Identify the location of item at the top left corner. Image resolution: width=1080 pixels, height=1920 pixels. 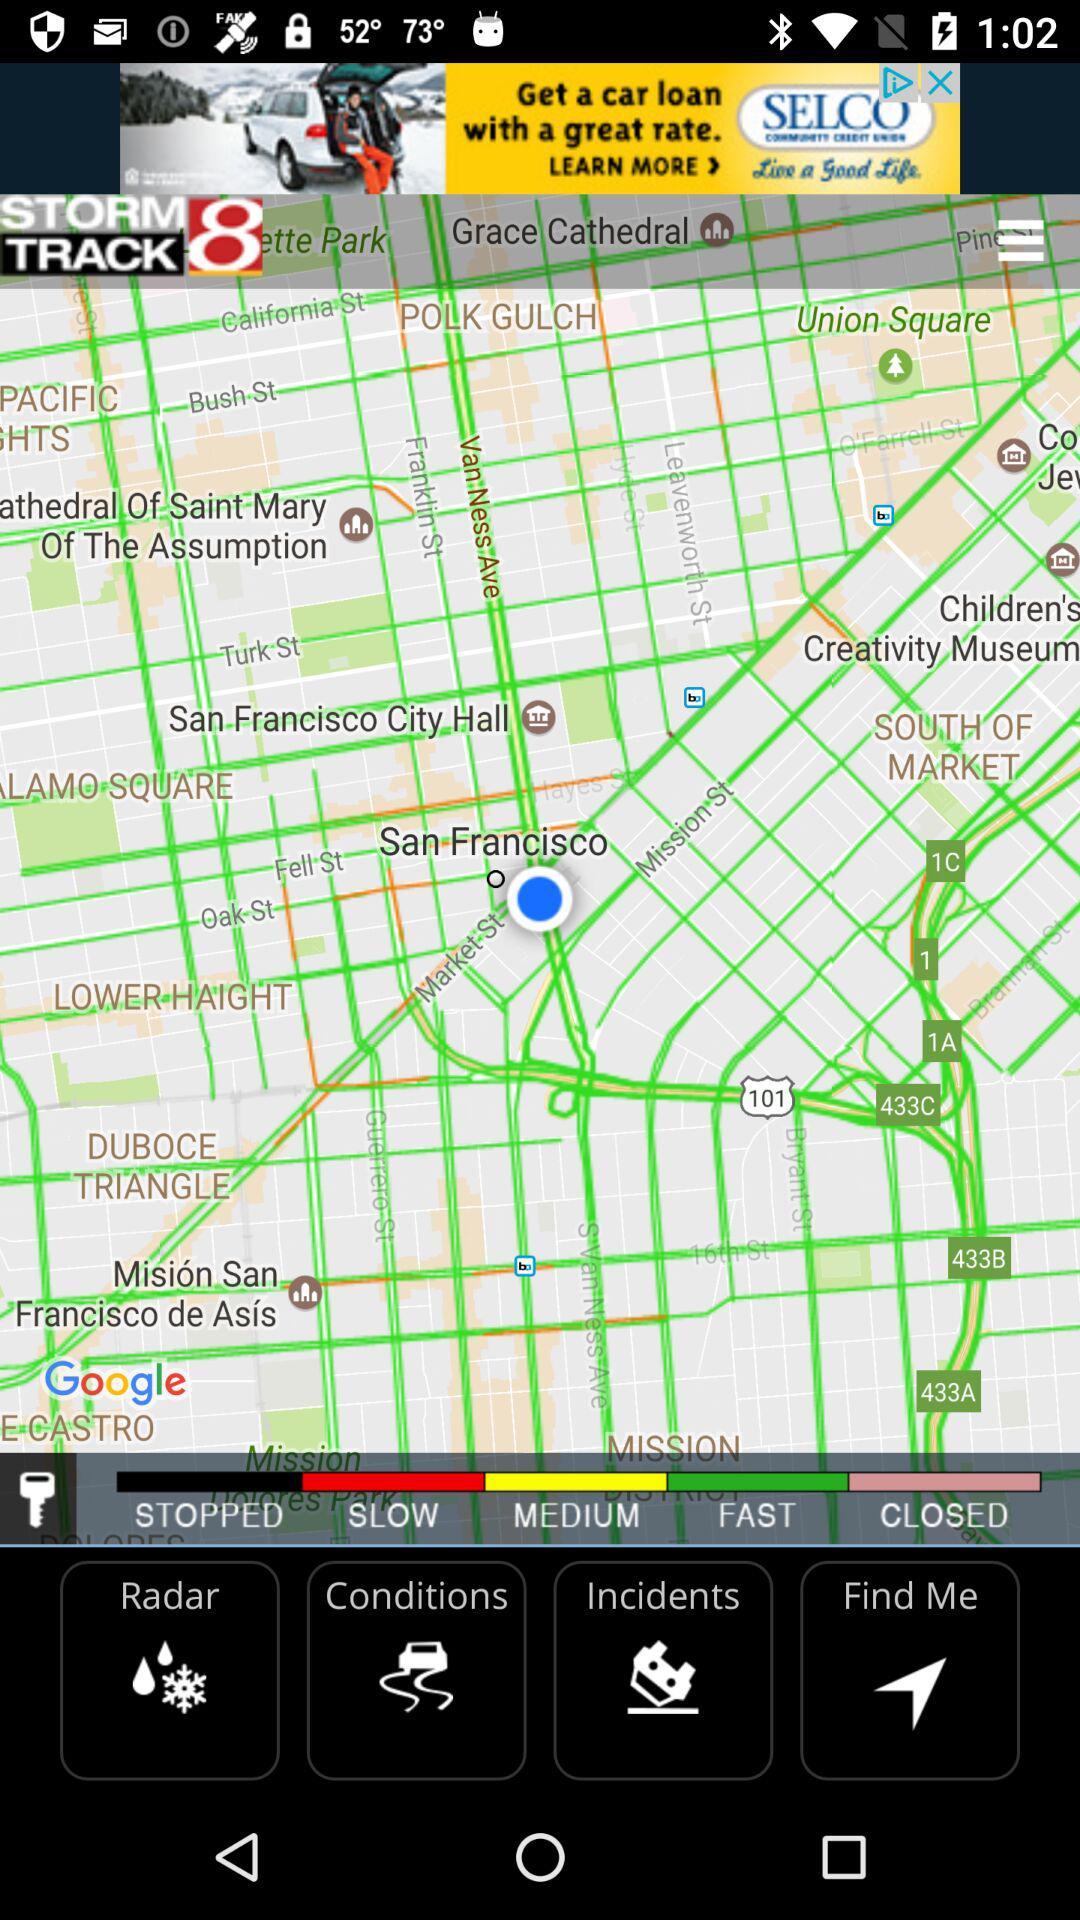
(131, 240).